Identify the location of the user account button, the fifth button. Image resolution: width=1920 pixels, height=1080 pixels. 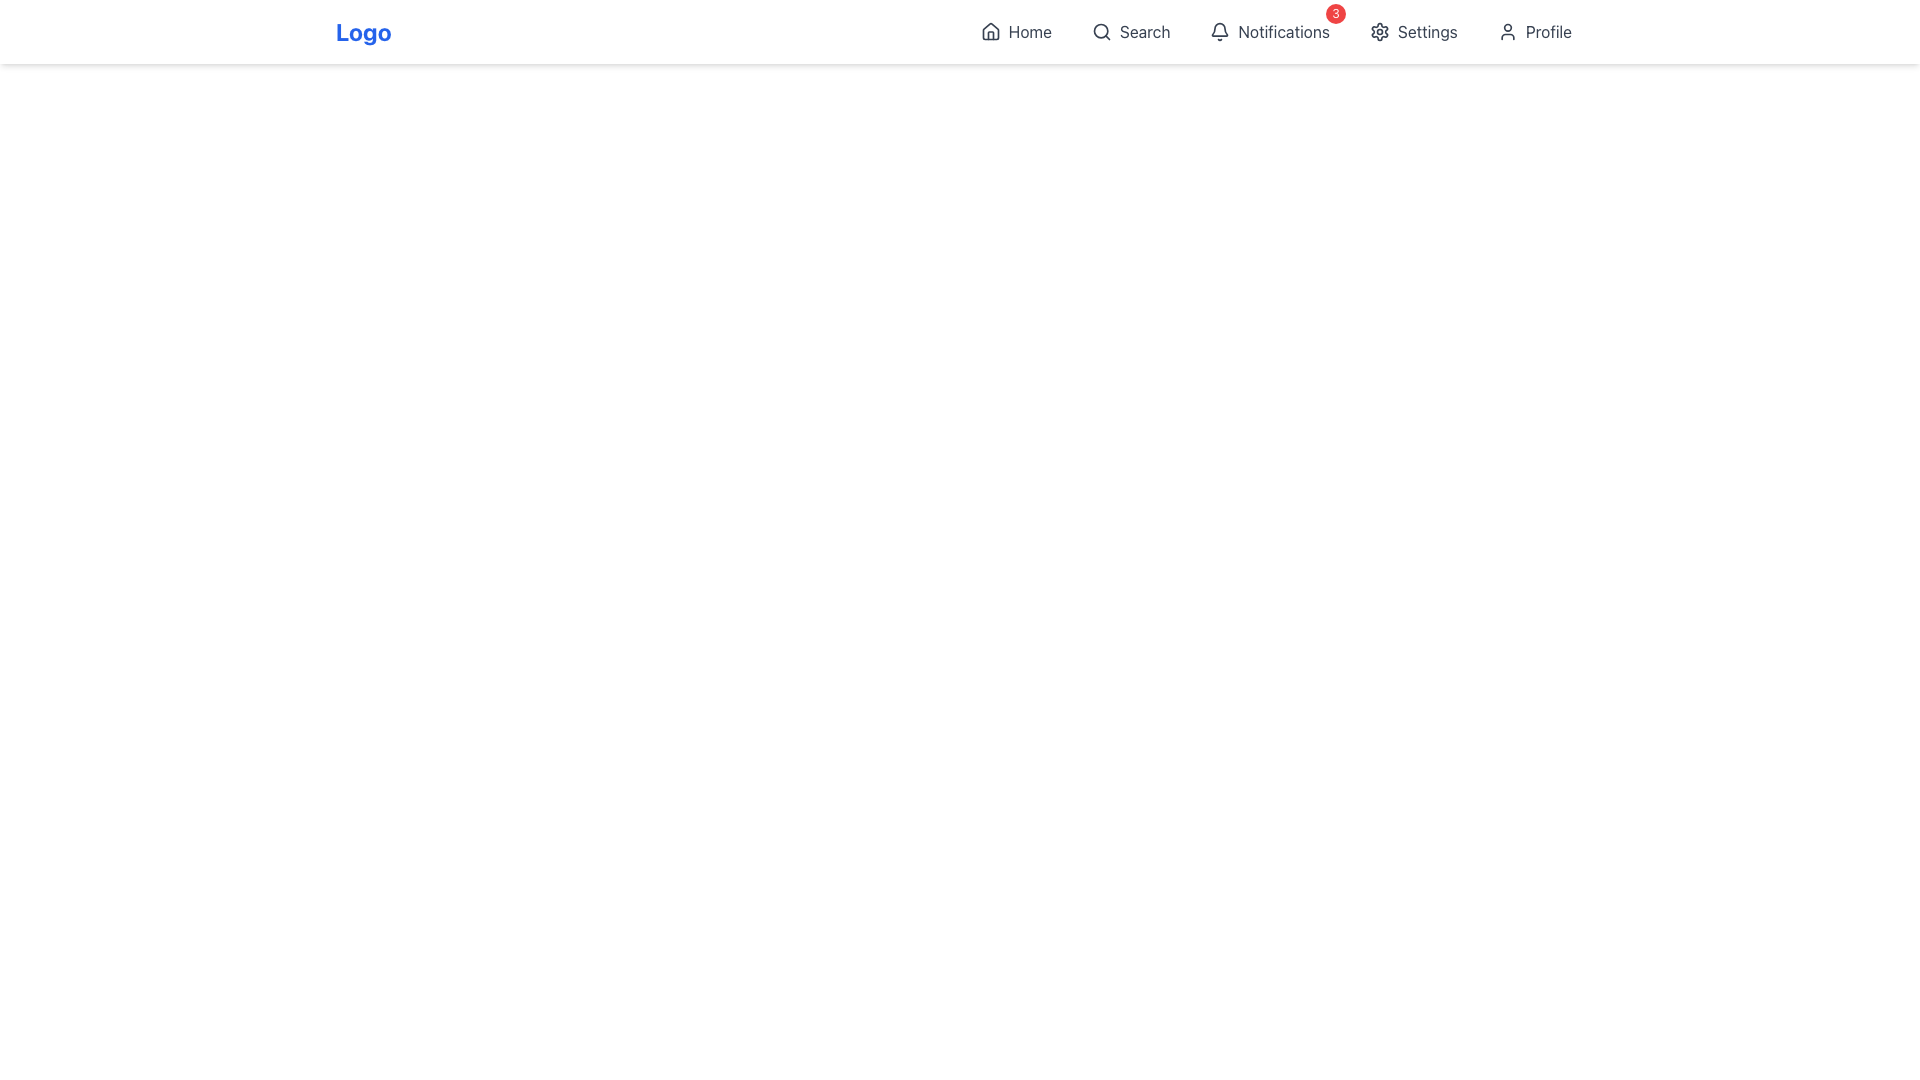
(1533, 31).